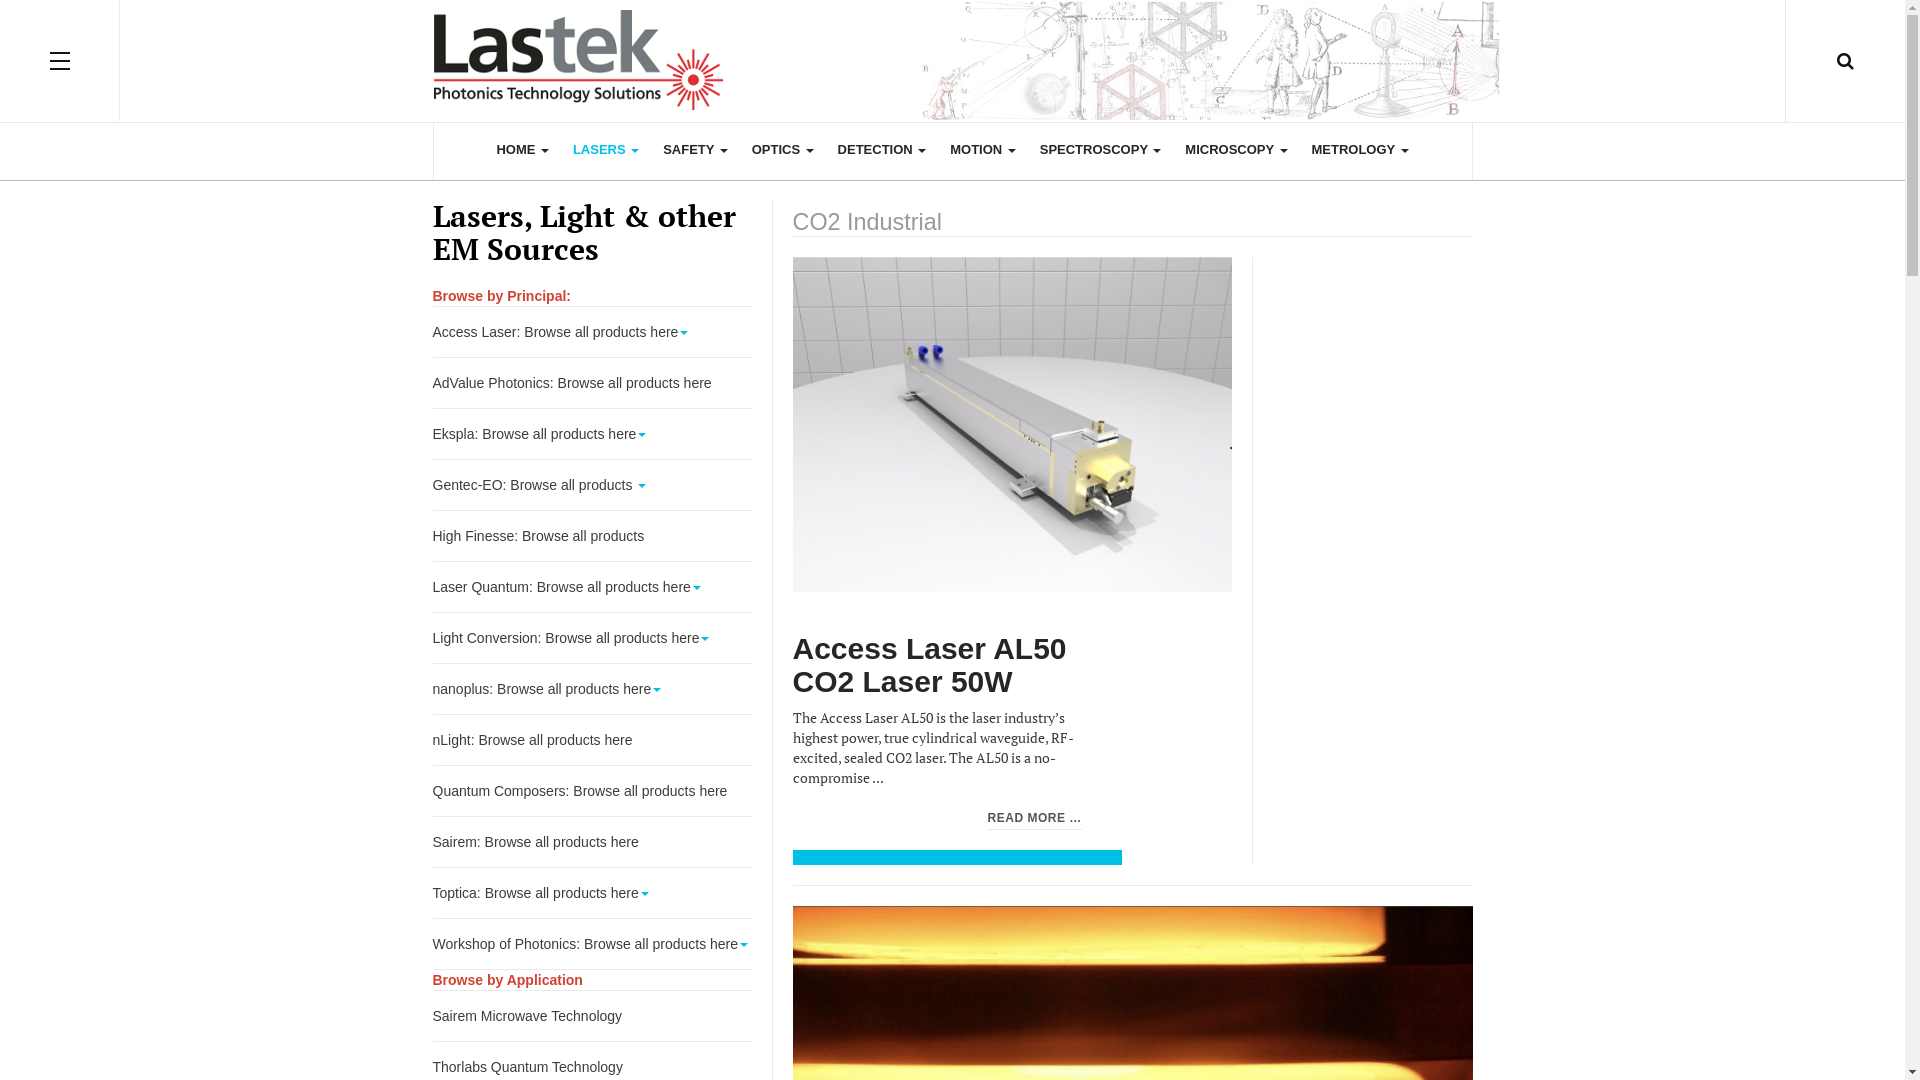  I want to click on 'High Finesse: Browse all products', so click(590, 535).